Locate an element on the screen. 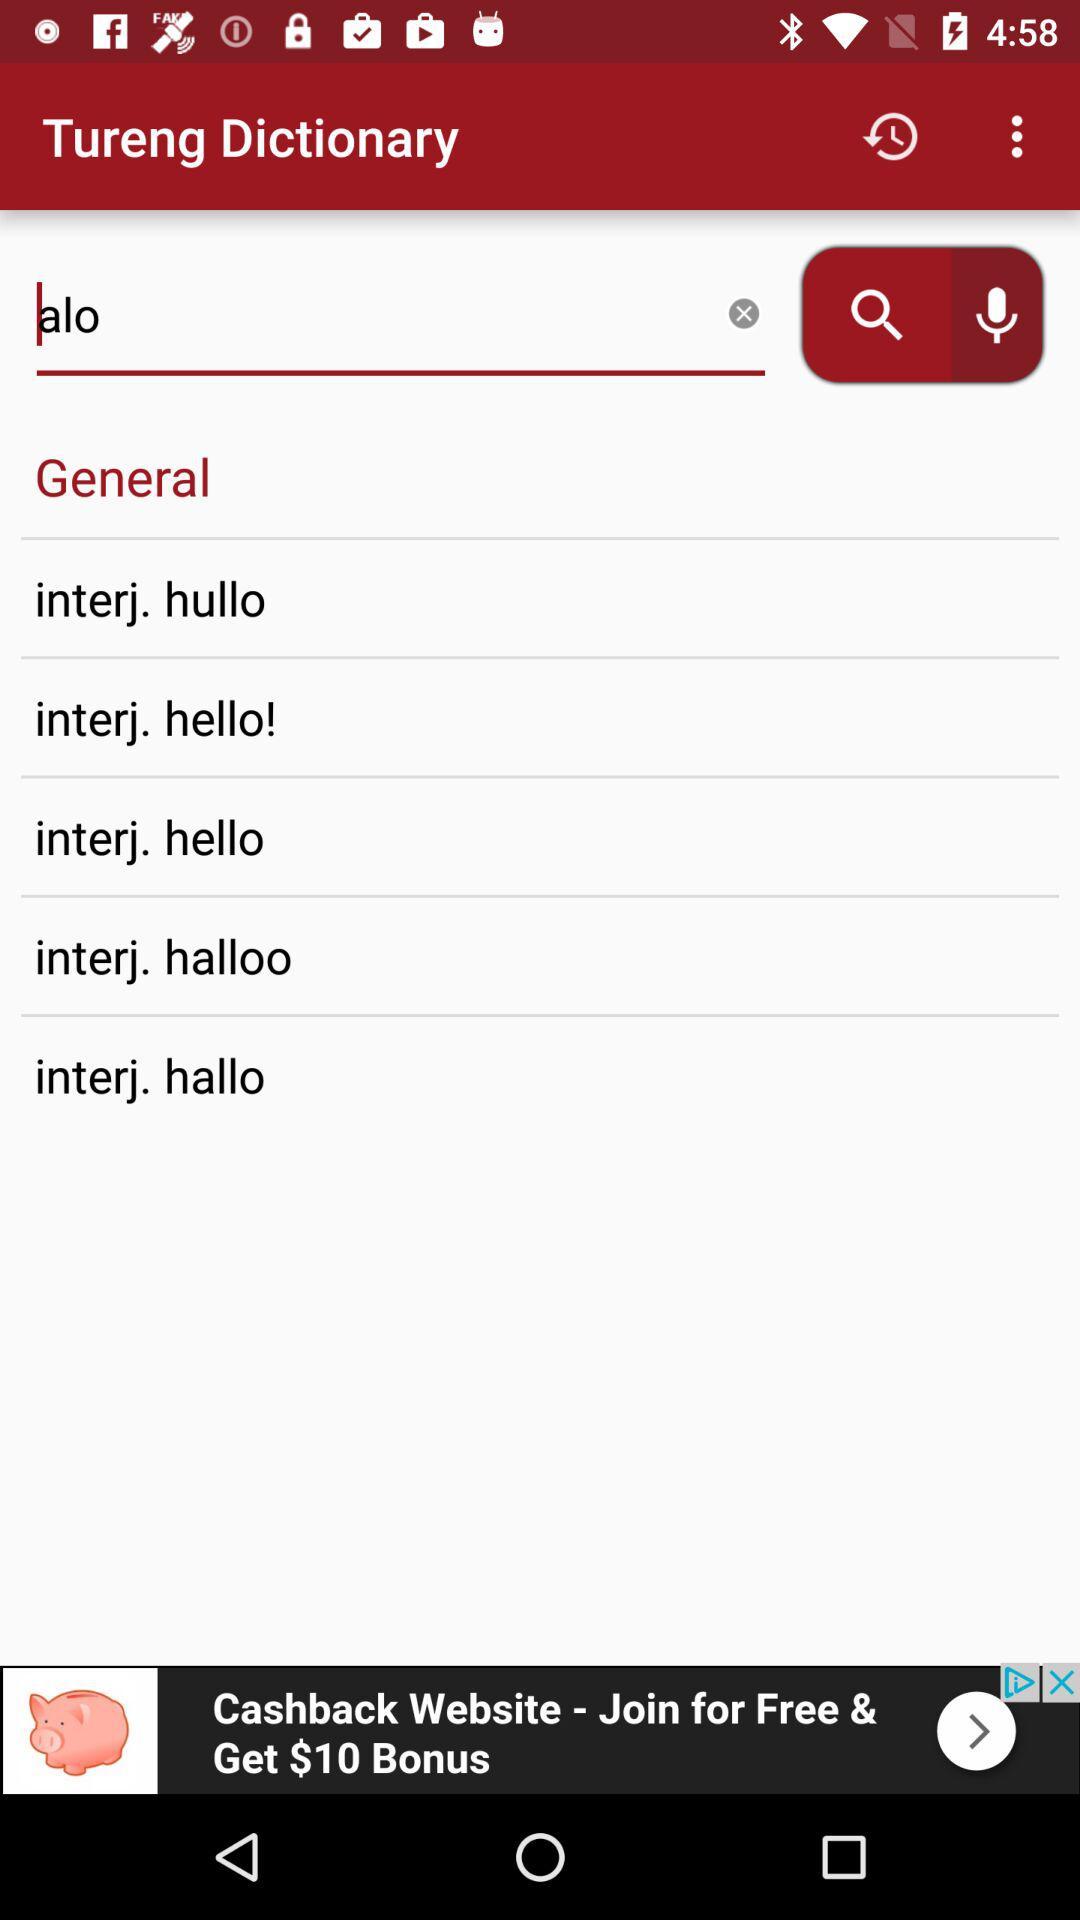  advertisement is located at coordinates (540, 1727).